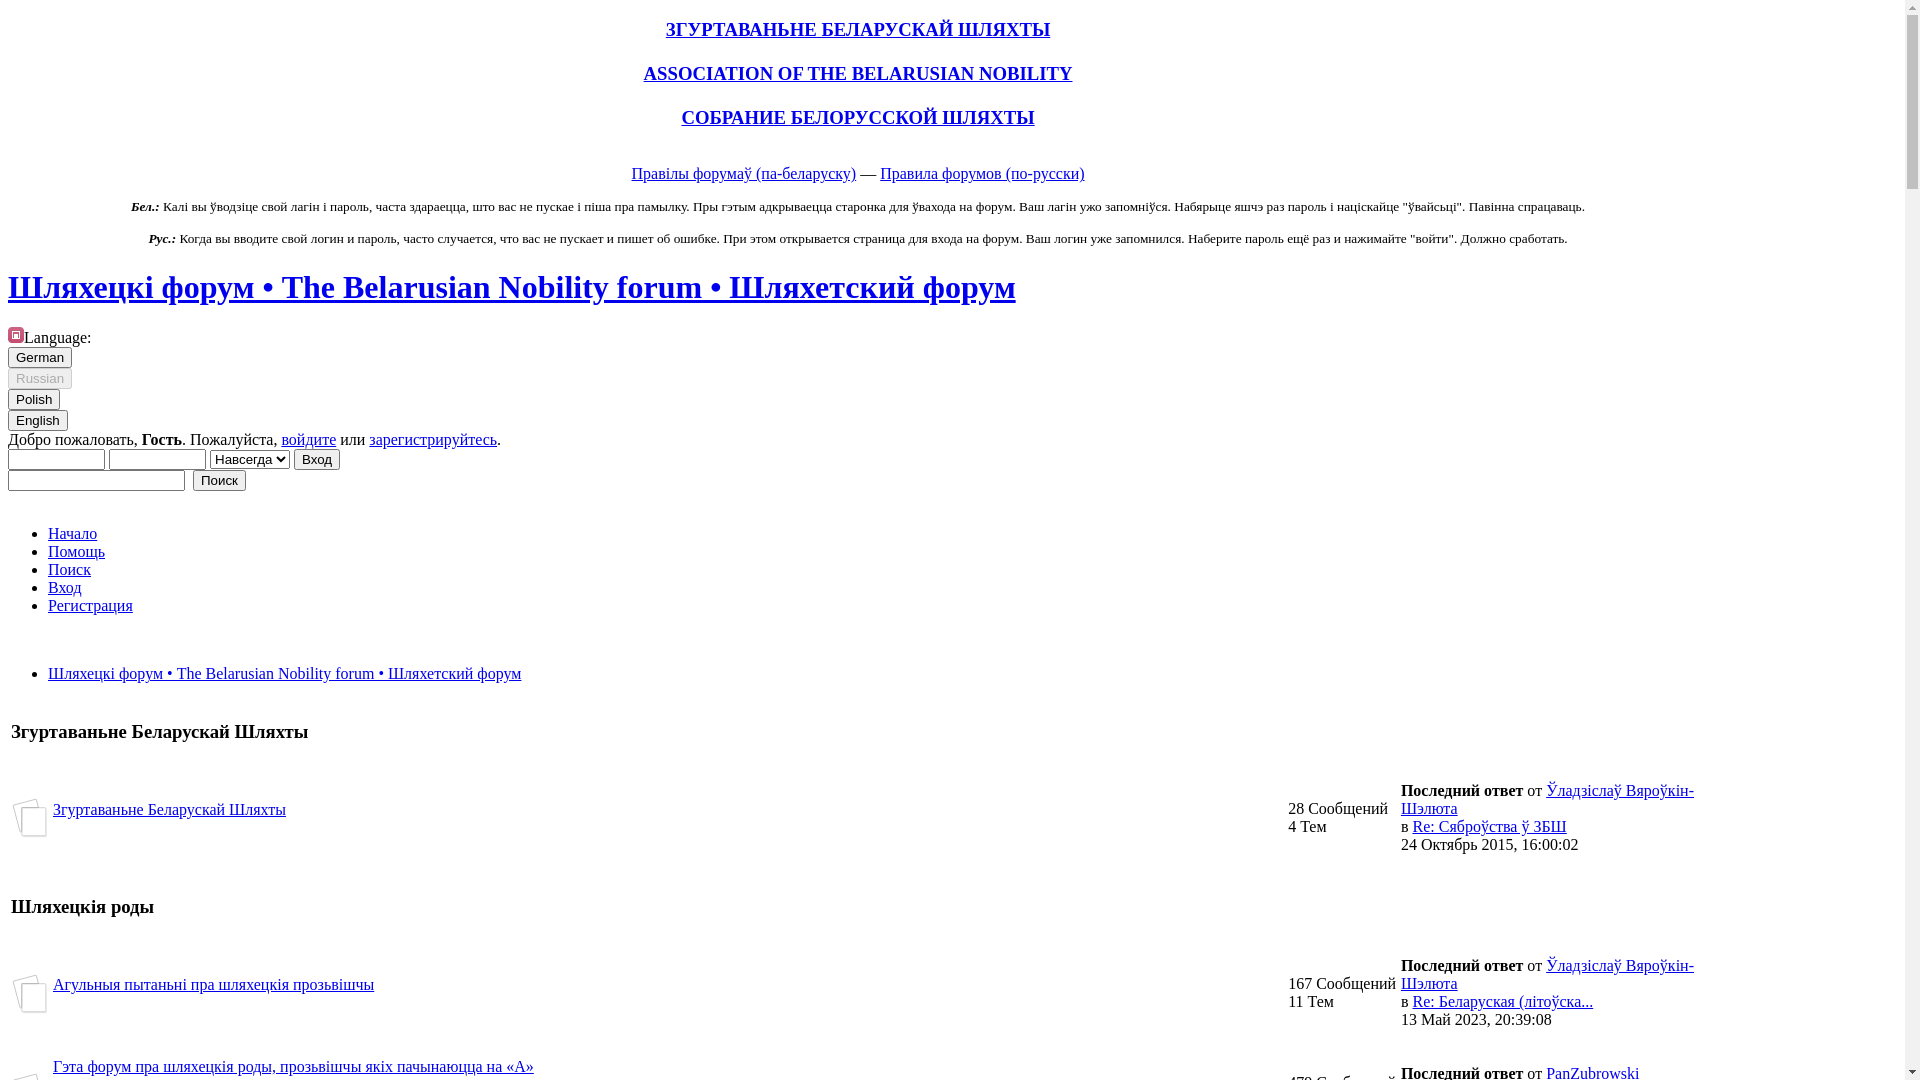  Describe the element at coordinates (8, 378) in the screenshot. I see `'Russian'` at that location.